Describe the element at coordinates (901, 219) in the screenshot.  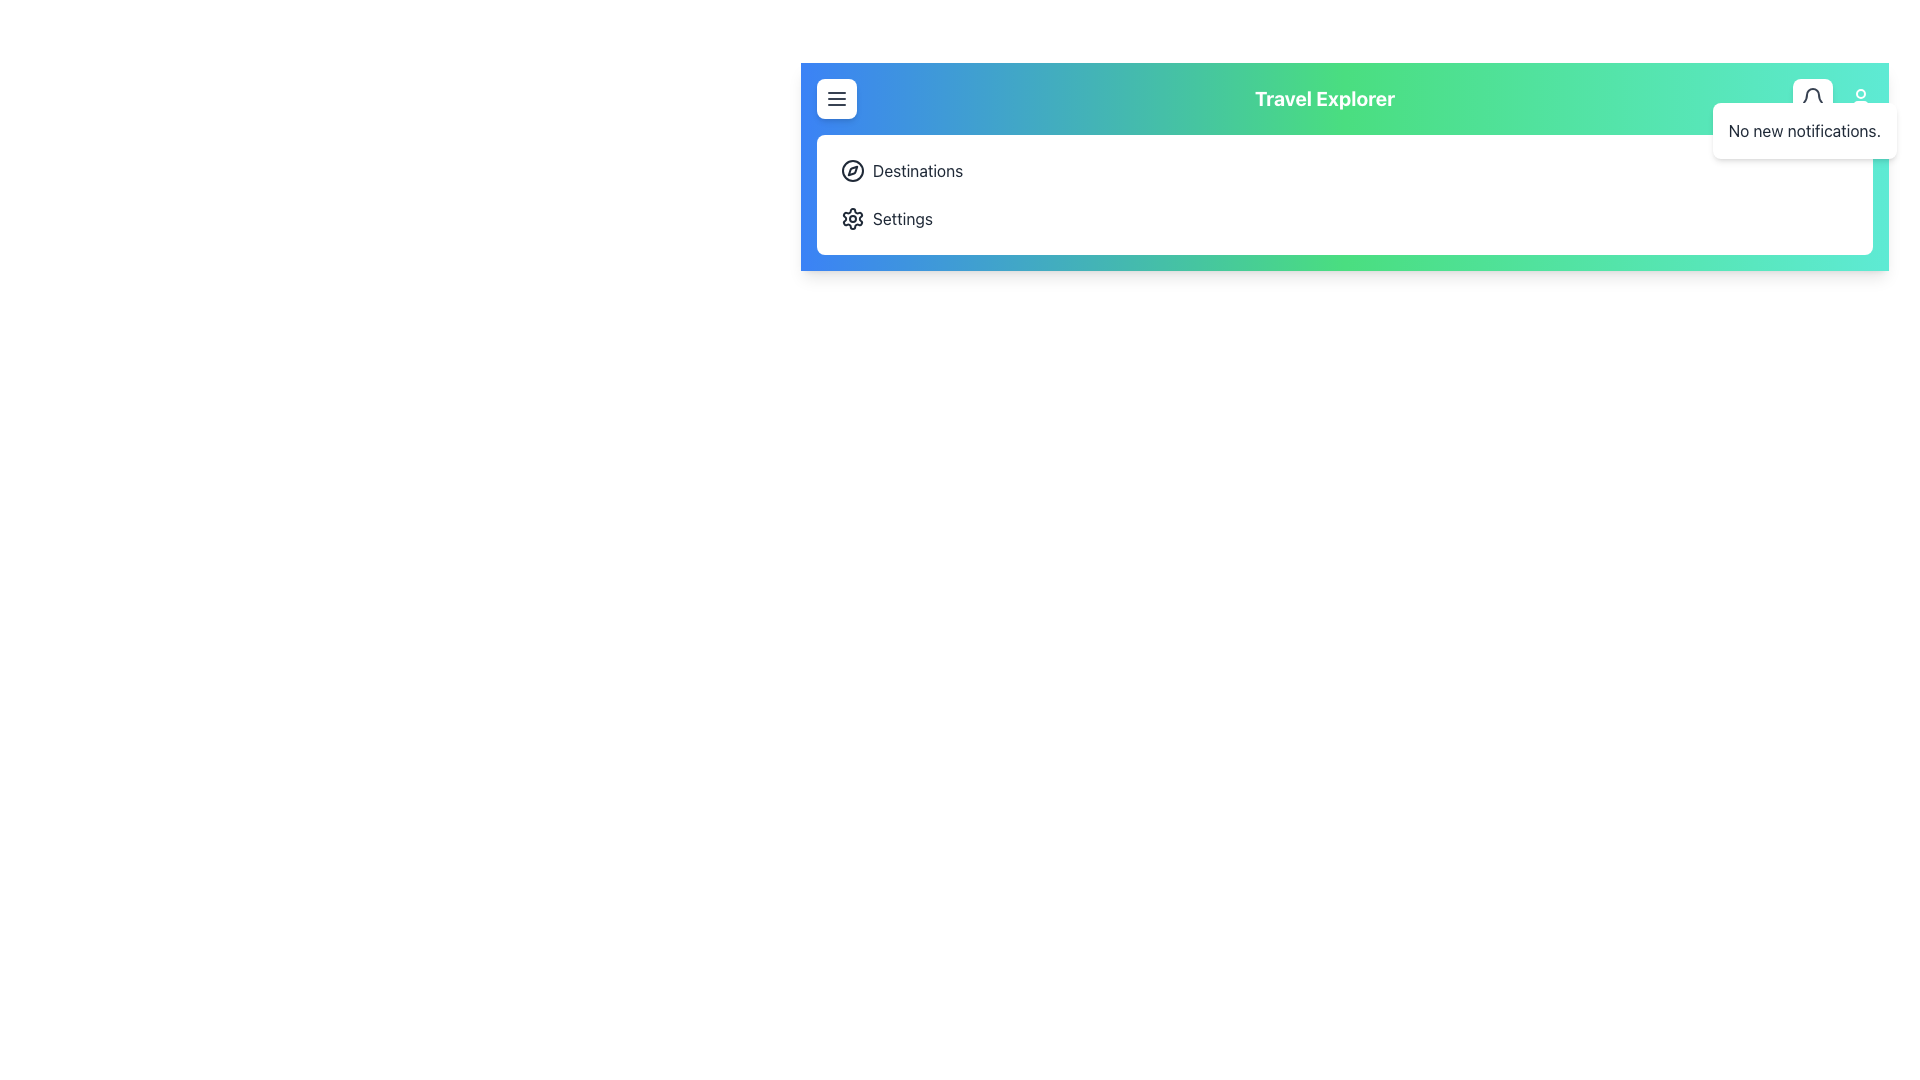
I see `the 'Settings' text label styled in black on a white background` at that location.